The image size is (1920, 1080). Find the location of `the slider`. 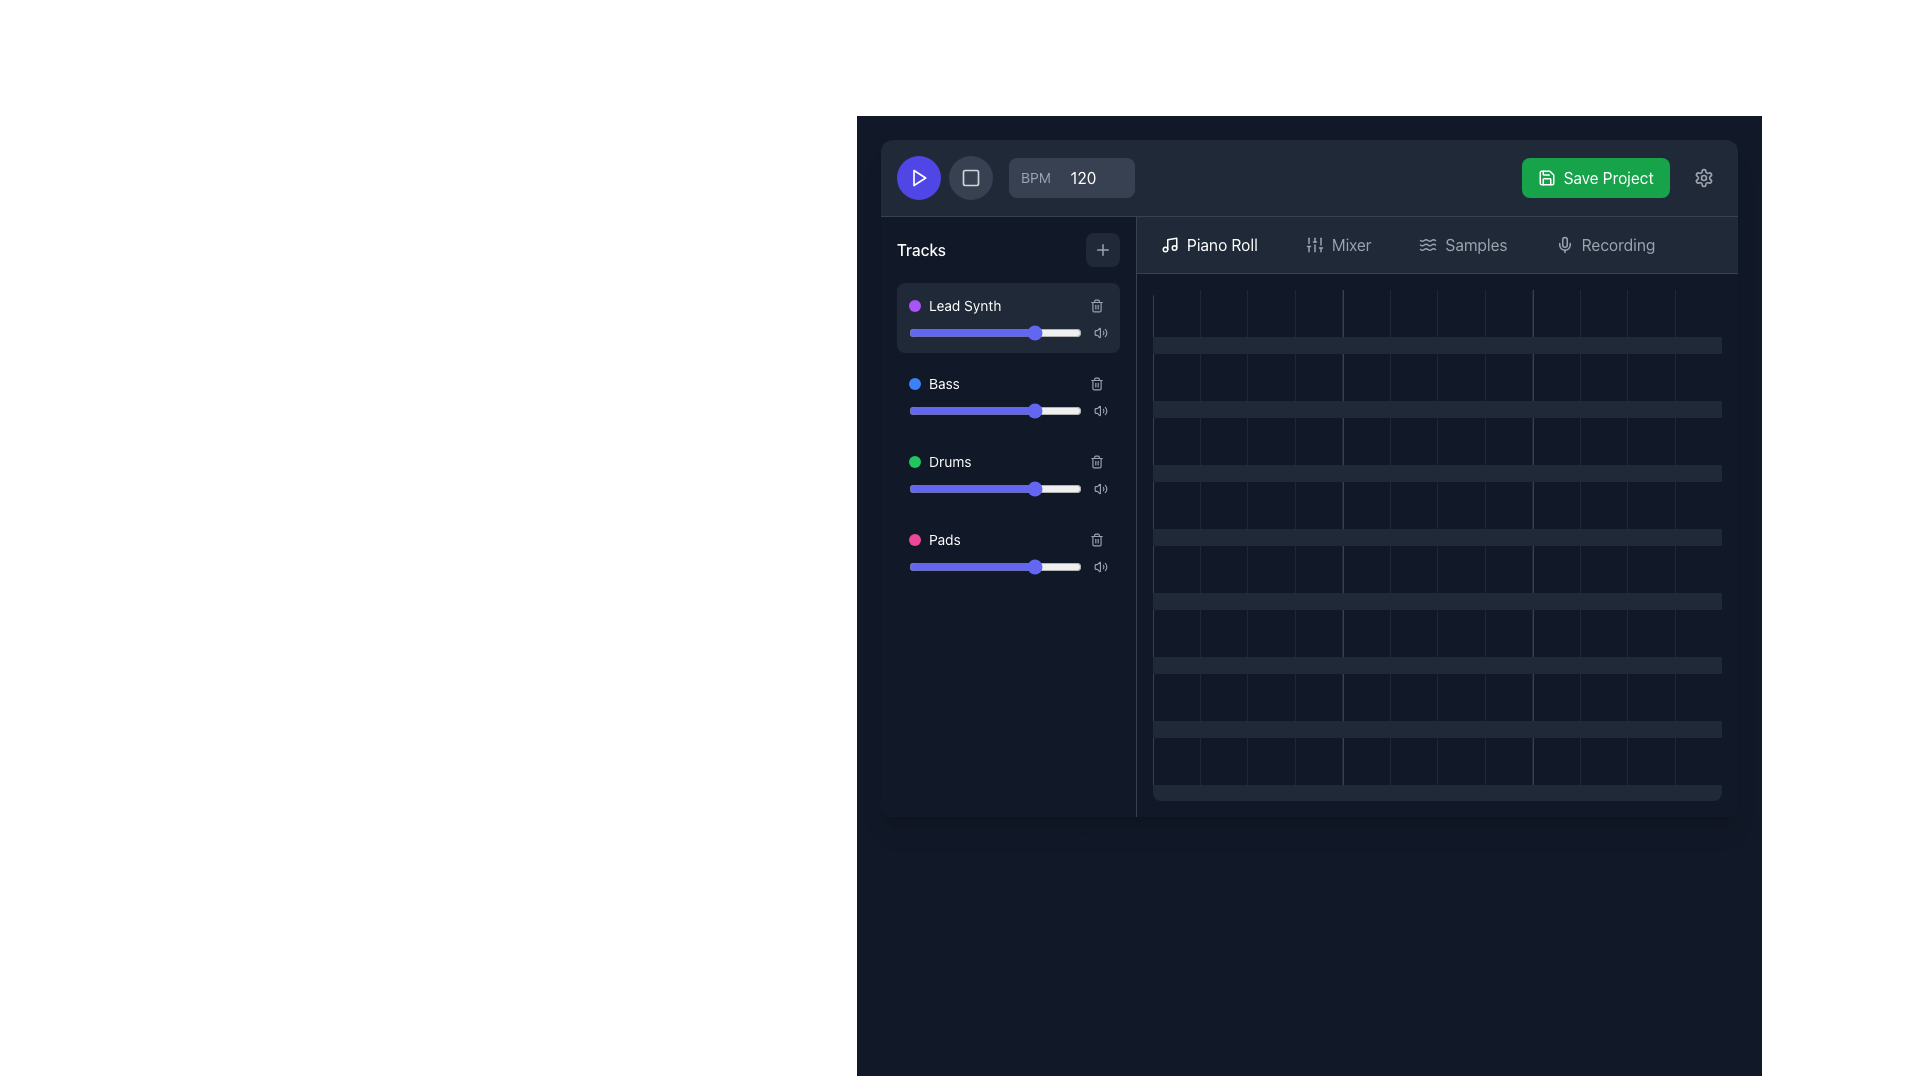

the slider is located at coordinates (966, 410).